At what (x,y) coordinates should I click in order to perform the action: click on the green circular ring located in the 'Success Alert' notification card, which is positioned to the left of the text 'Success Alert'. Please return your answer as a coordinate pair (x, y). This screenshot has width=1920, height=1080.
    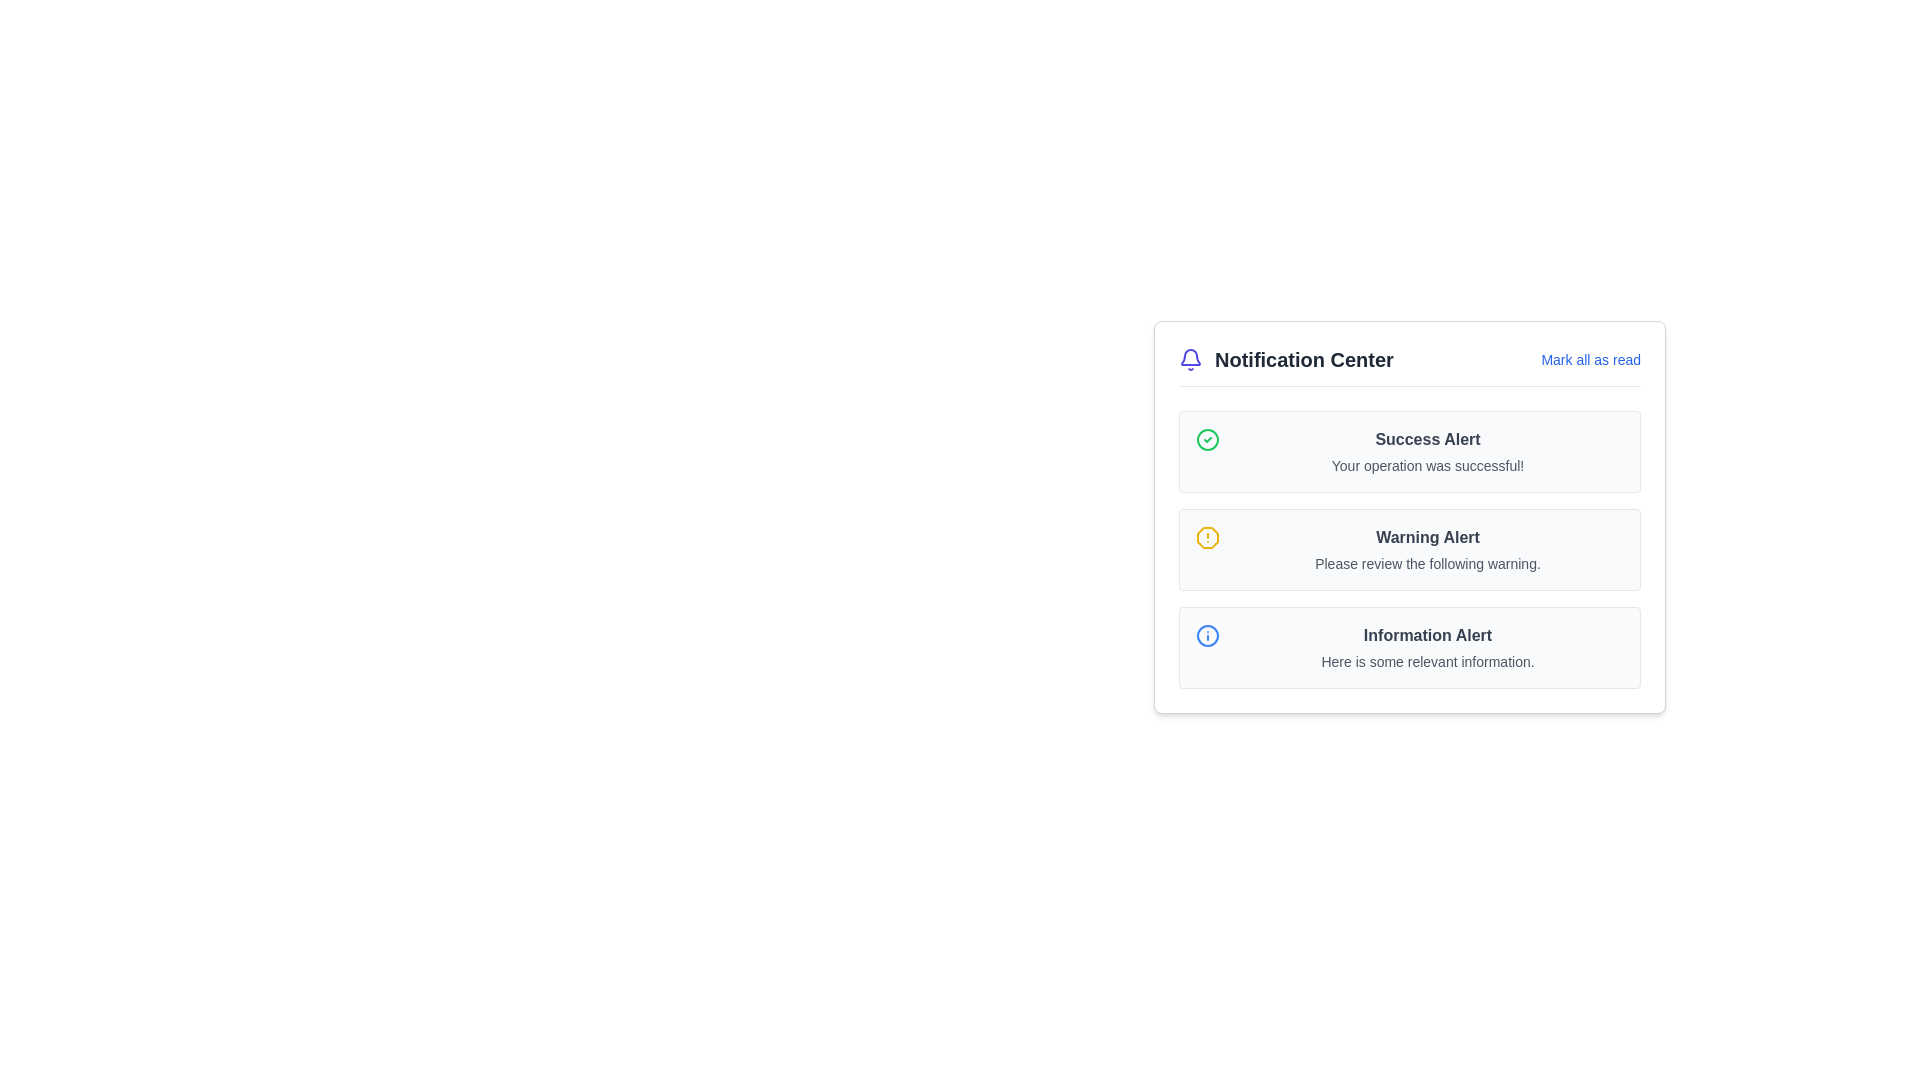
    Looking at the image, I should click on (1207, 438).